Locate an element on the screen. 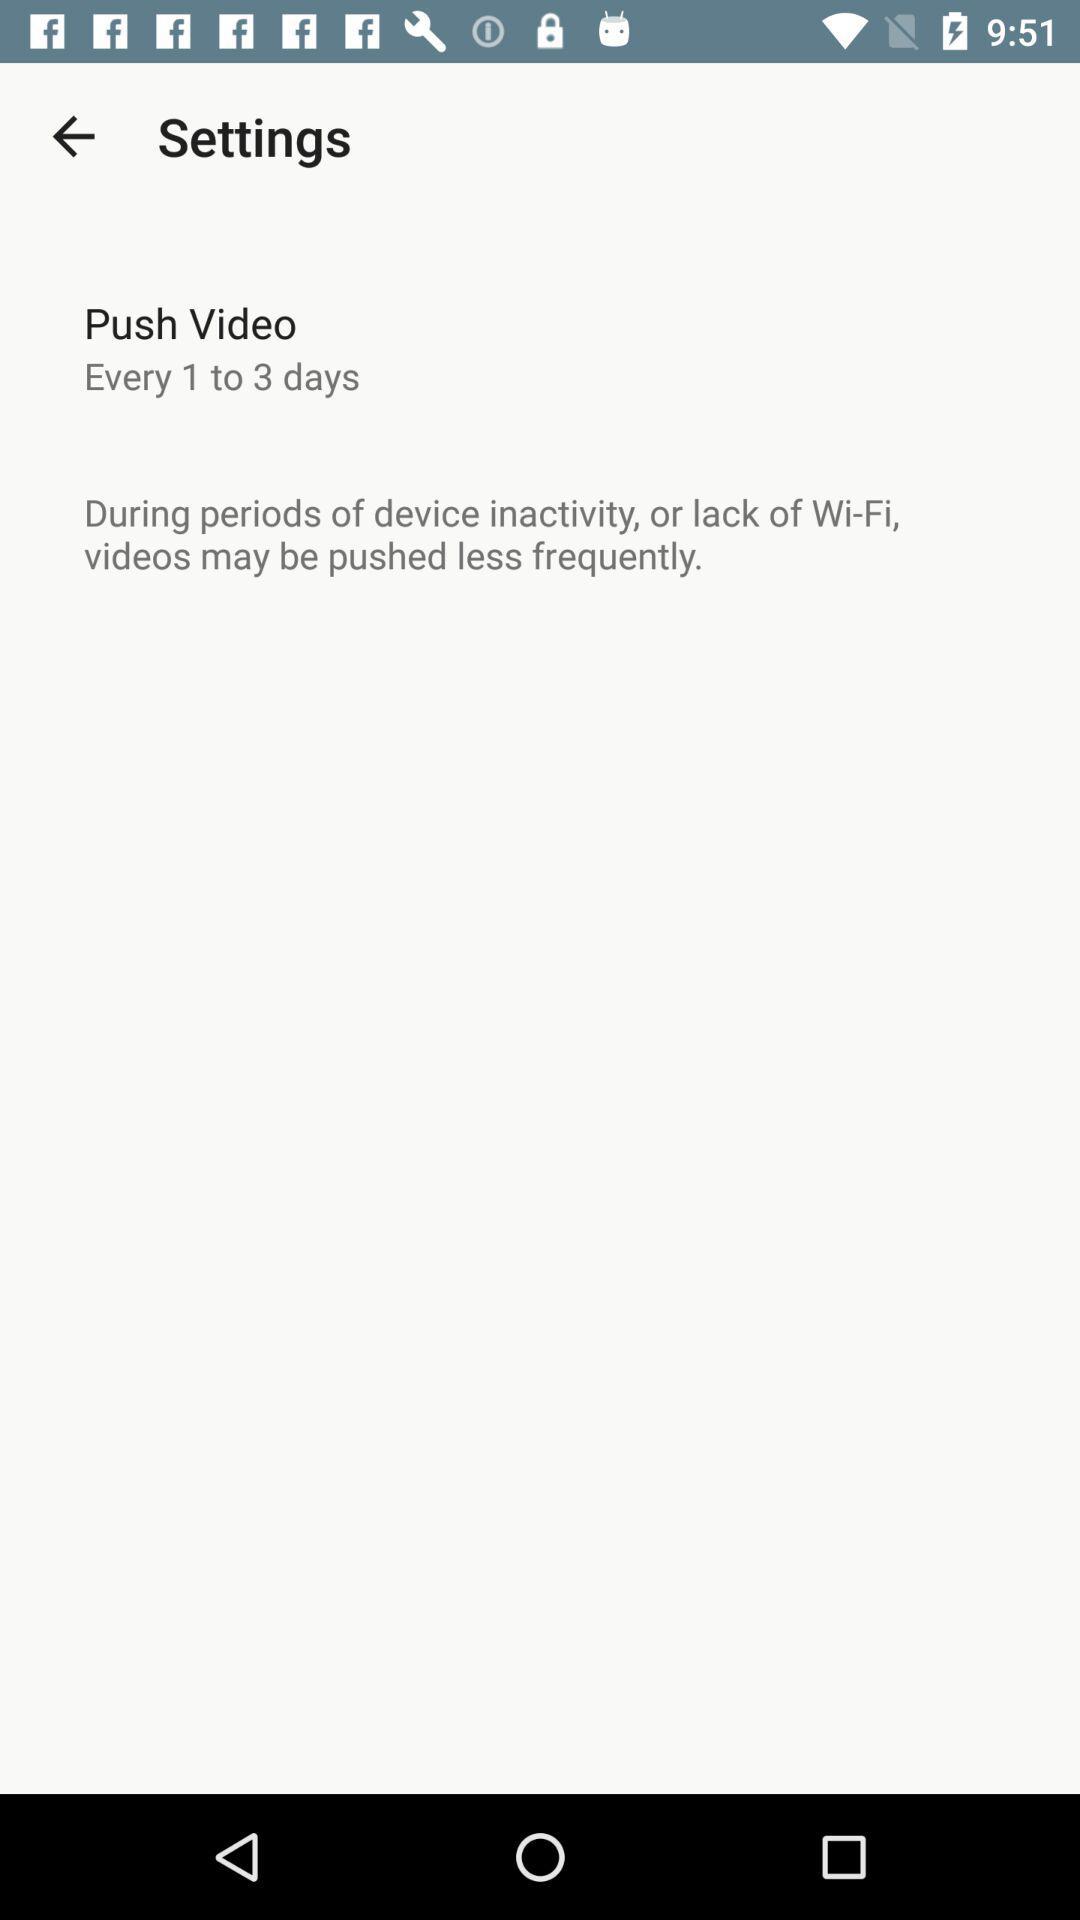 The image size is (1080, 1920). the every 1 to icon is located at coordinates (222, 375).